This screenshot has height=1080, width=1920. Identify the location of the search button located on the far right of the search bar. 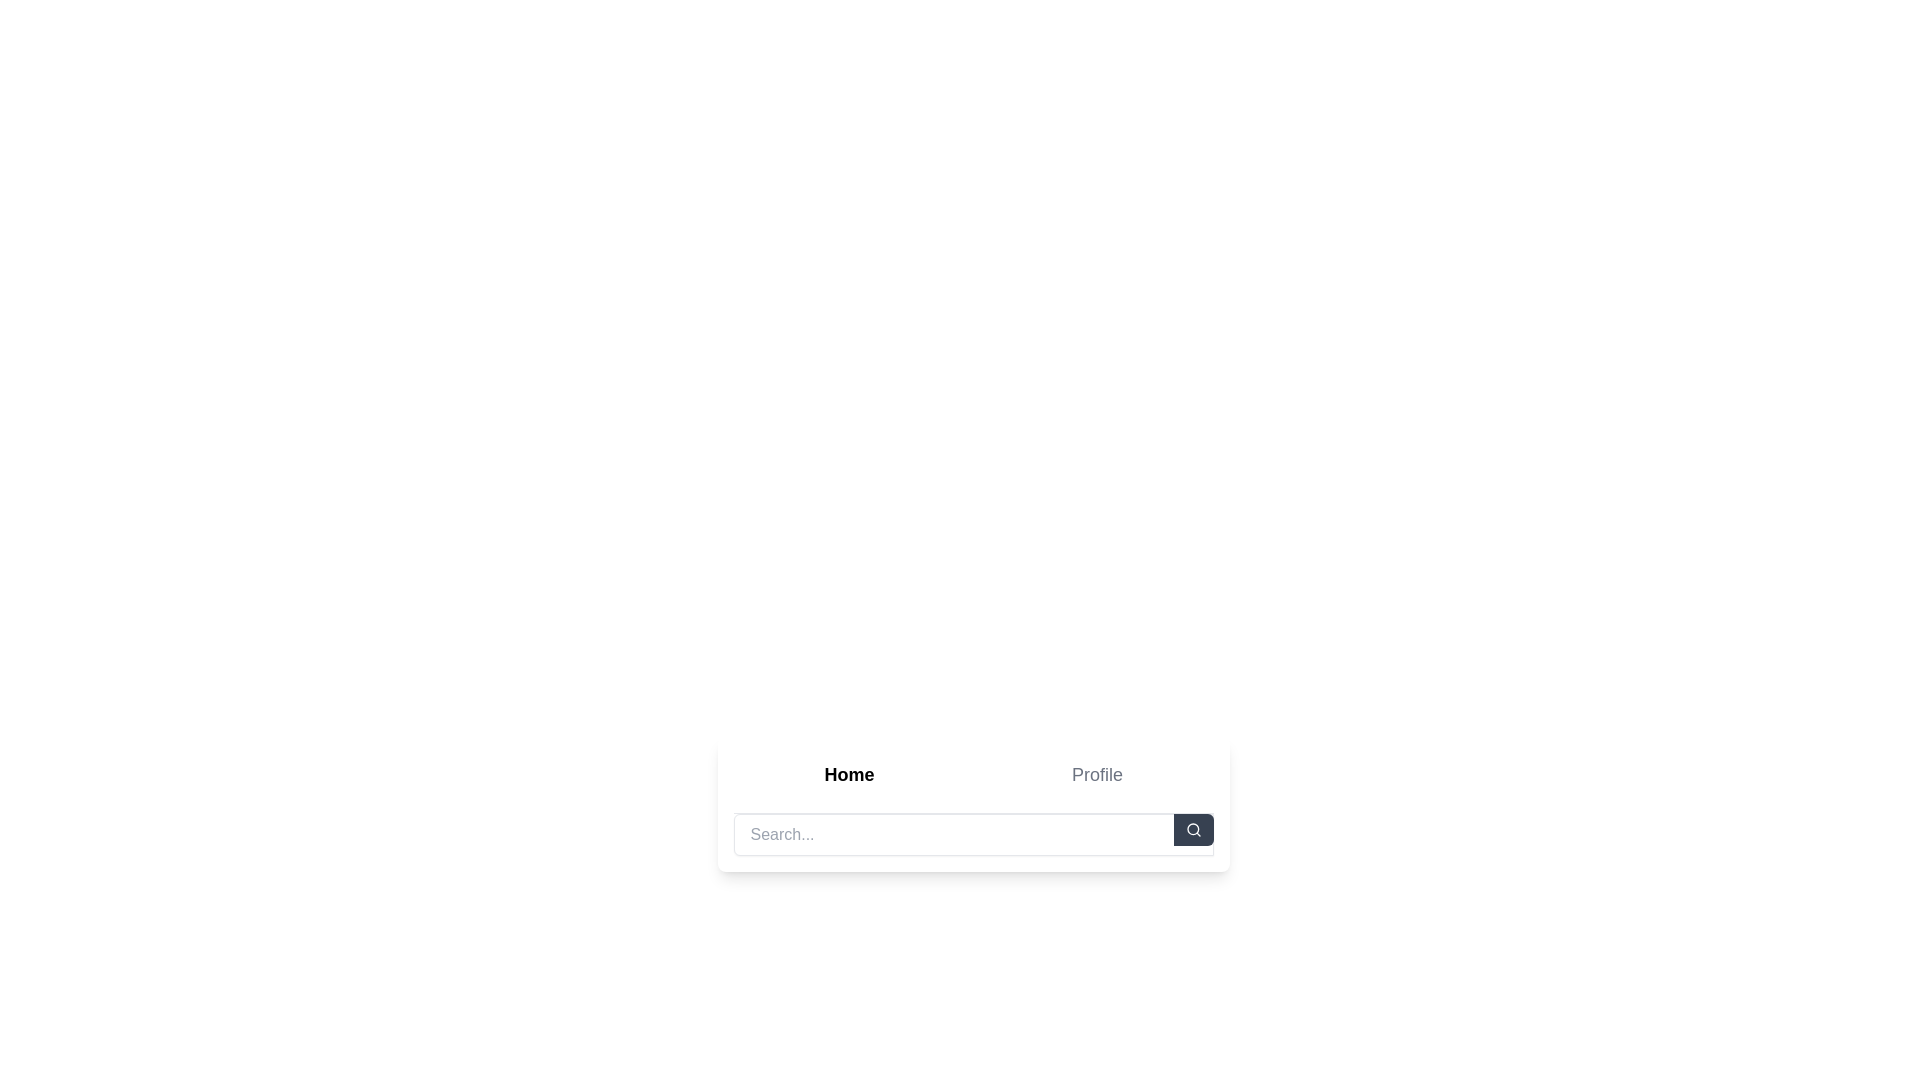
(1193, 829).